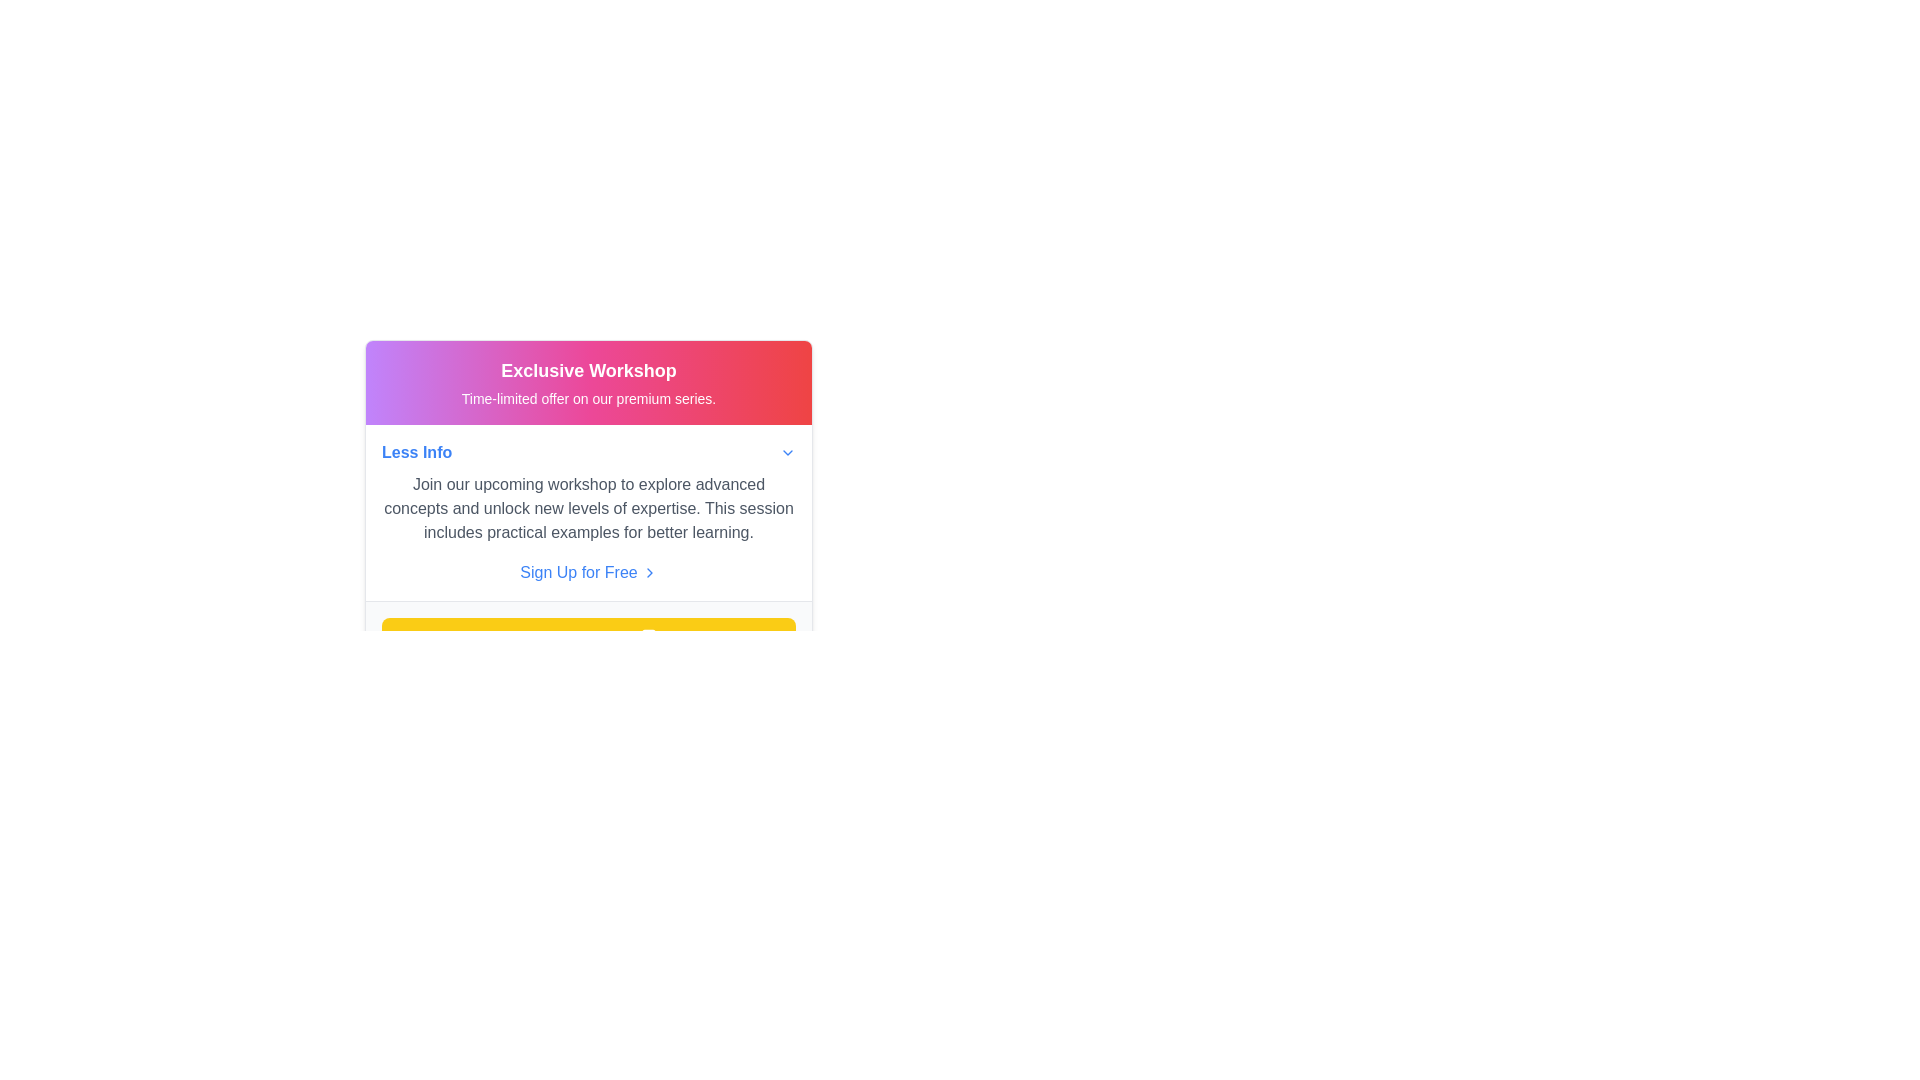 This screenshot has width=1920, height=1080. I want to click on the toggle button that collapses or hides additional workshop information, so click(588, 452).